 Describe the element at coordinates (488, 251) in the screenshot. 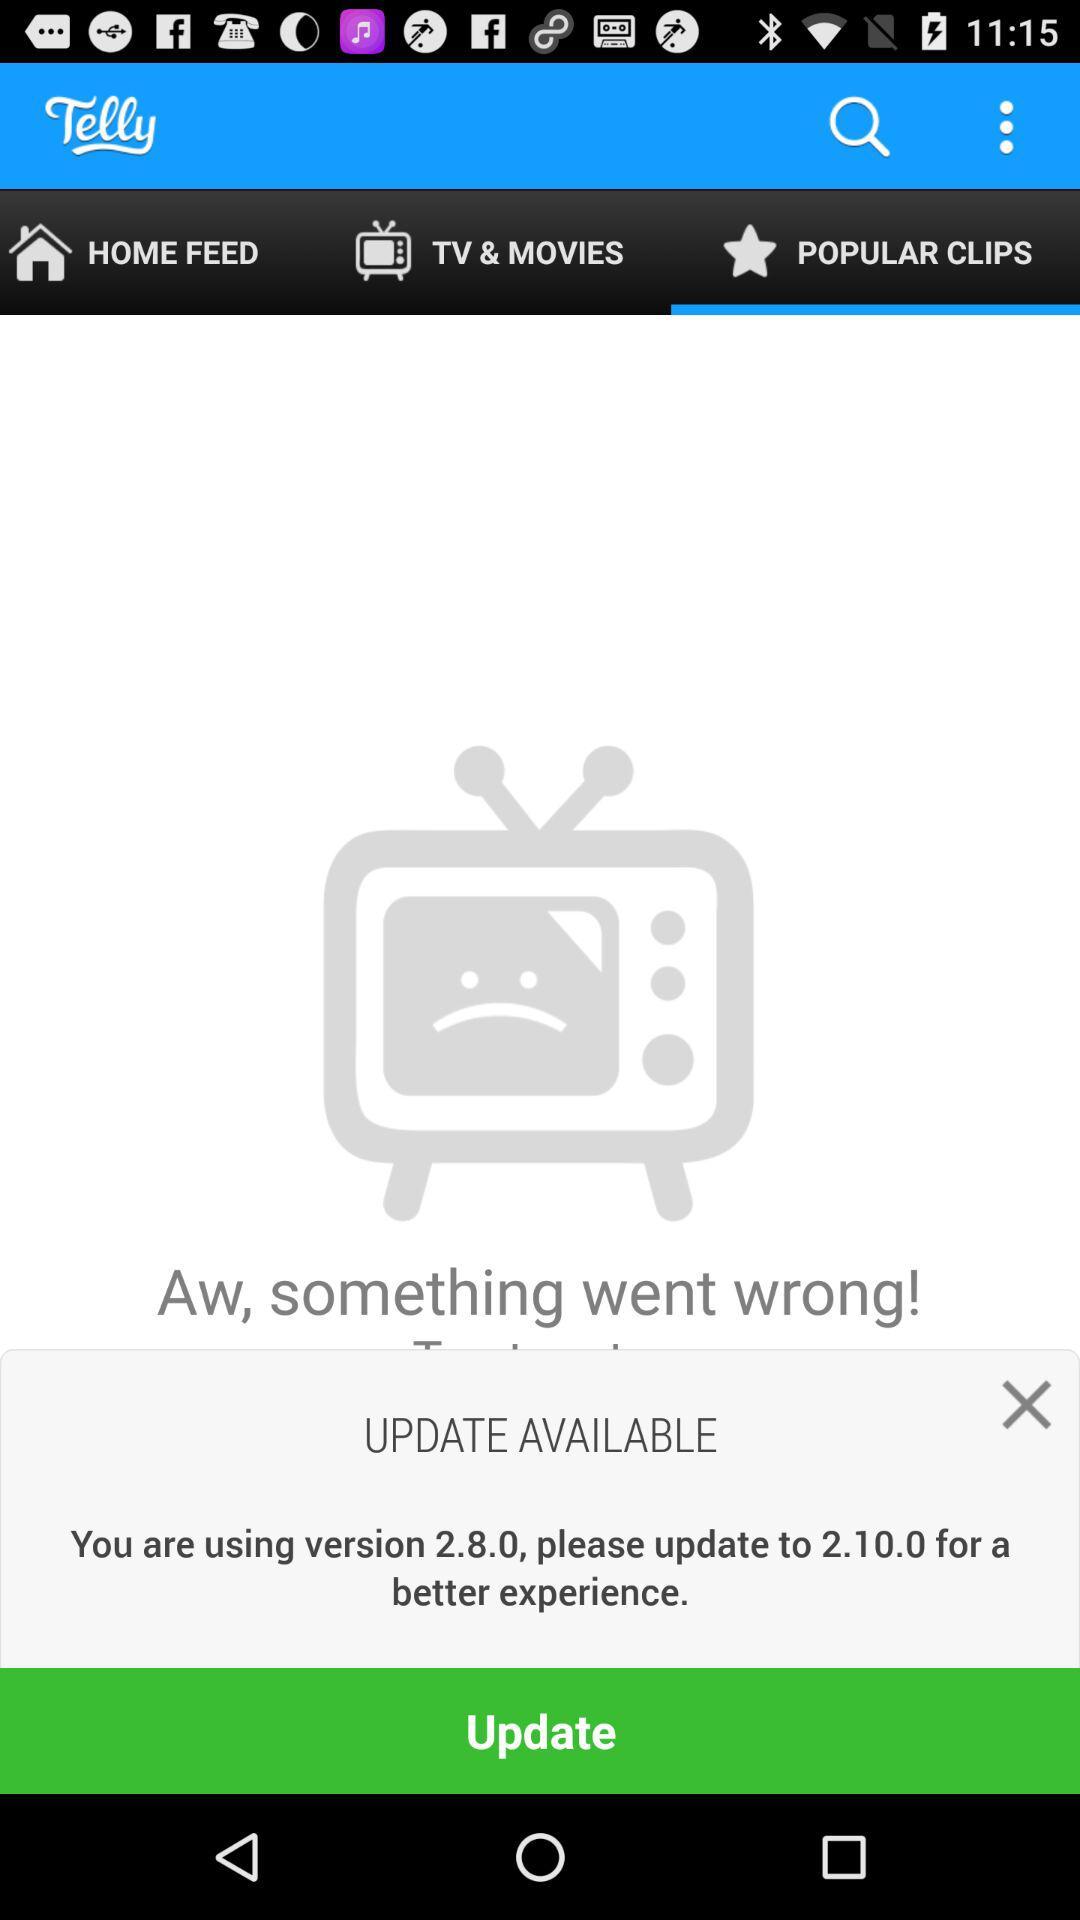

I see `the item to the left of the popular clips` at that location.